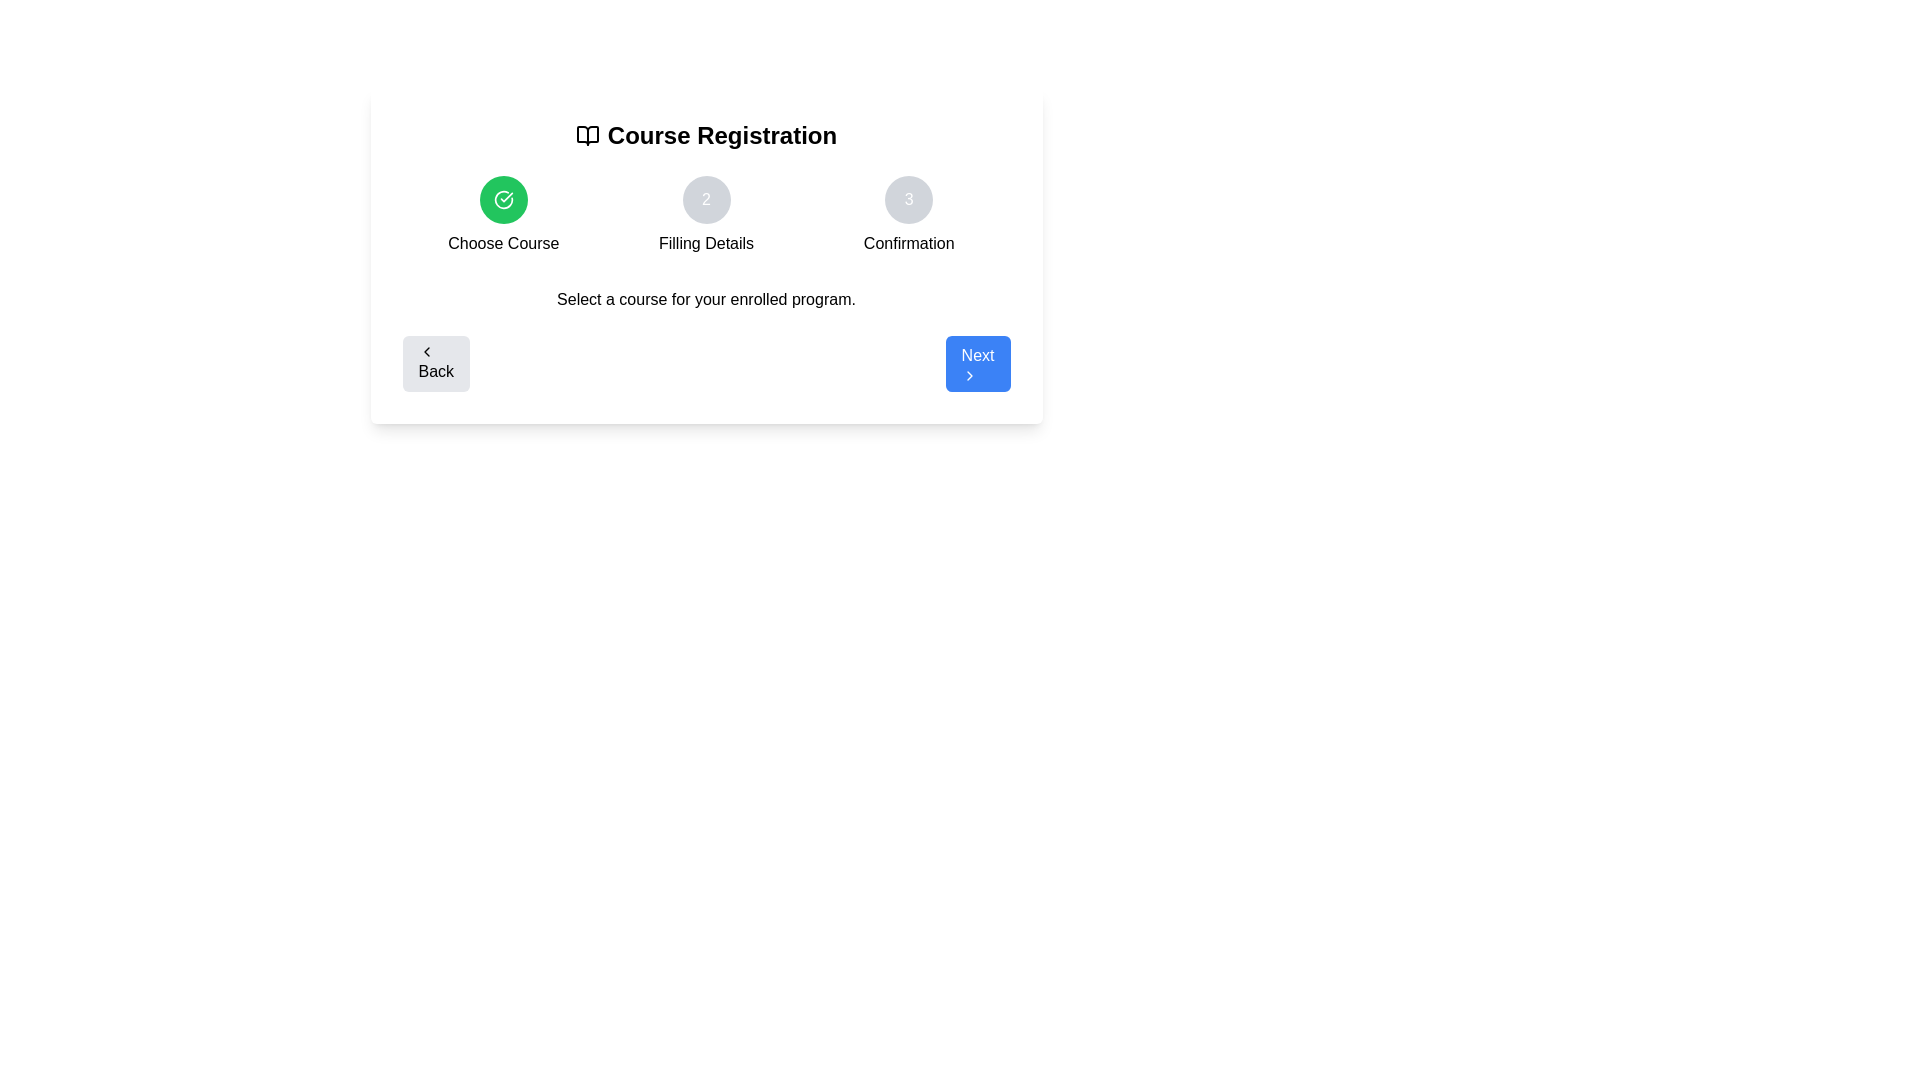 The width and height of the screenshot is (1920, 1080). What do you see at coordinates (706, 200) in the screenshot?
I see `the 'Filling Details' button, which is the second step indicator in the step-by-step navigation process` at bounding box center [706, 200].